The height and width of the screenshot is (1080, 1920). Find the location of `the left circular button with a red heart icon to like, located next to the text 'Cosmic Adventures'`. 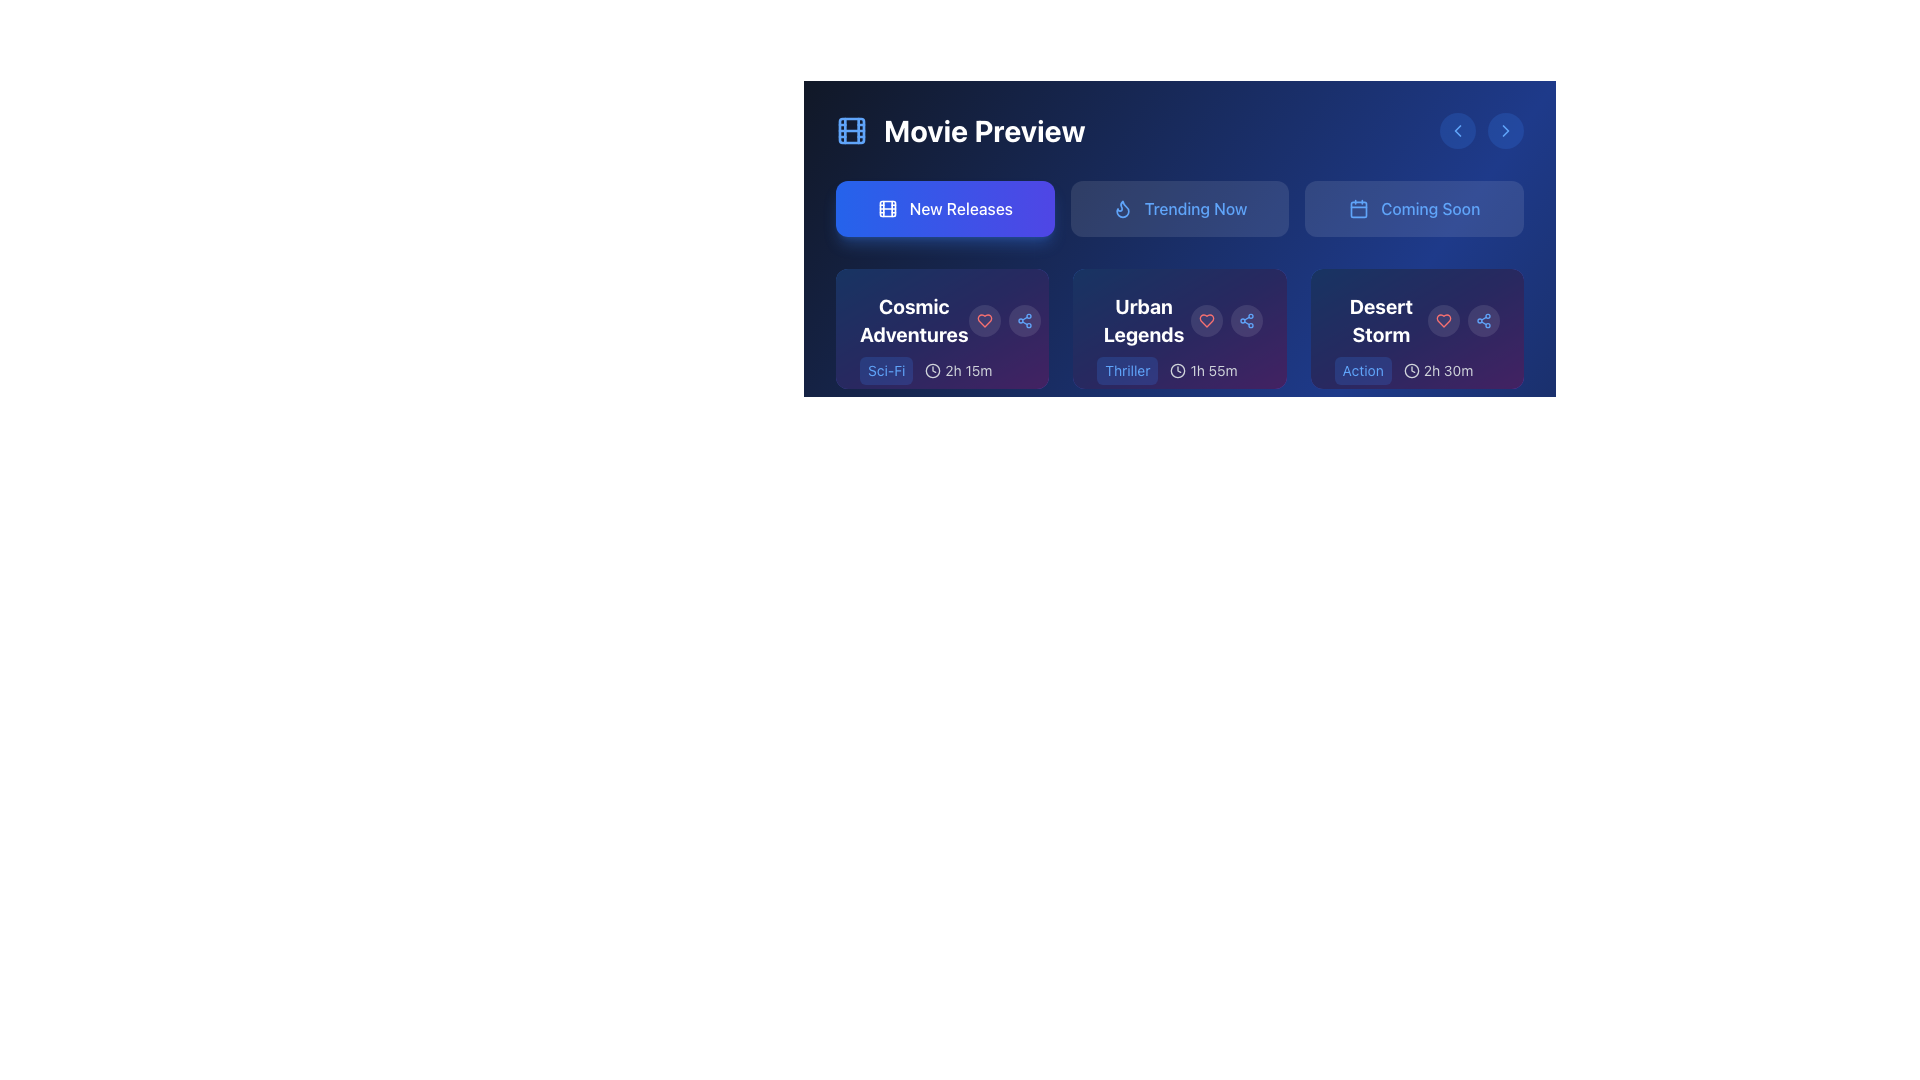

the left circular button with a red heart icon to like, located next to the text 'Cosmic Adventures' is located at coordinates (1004, 319).